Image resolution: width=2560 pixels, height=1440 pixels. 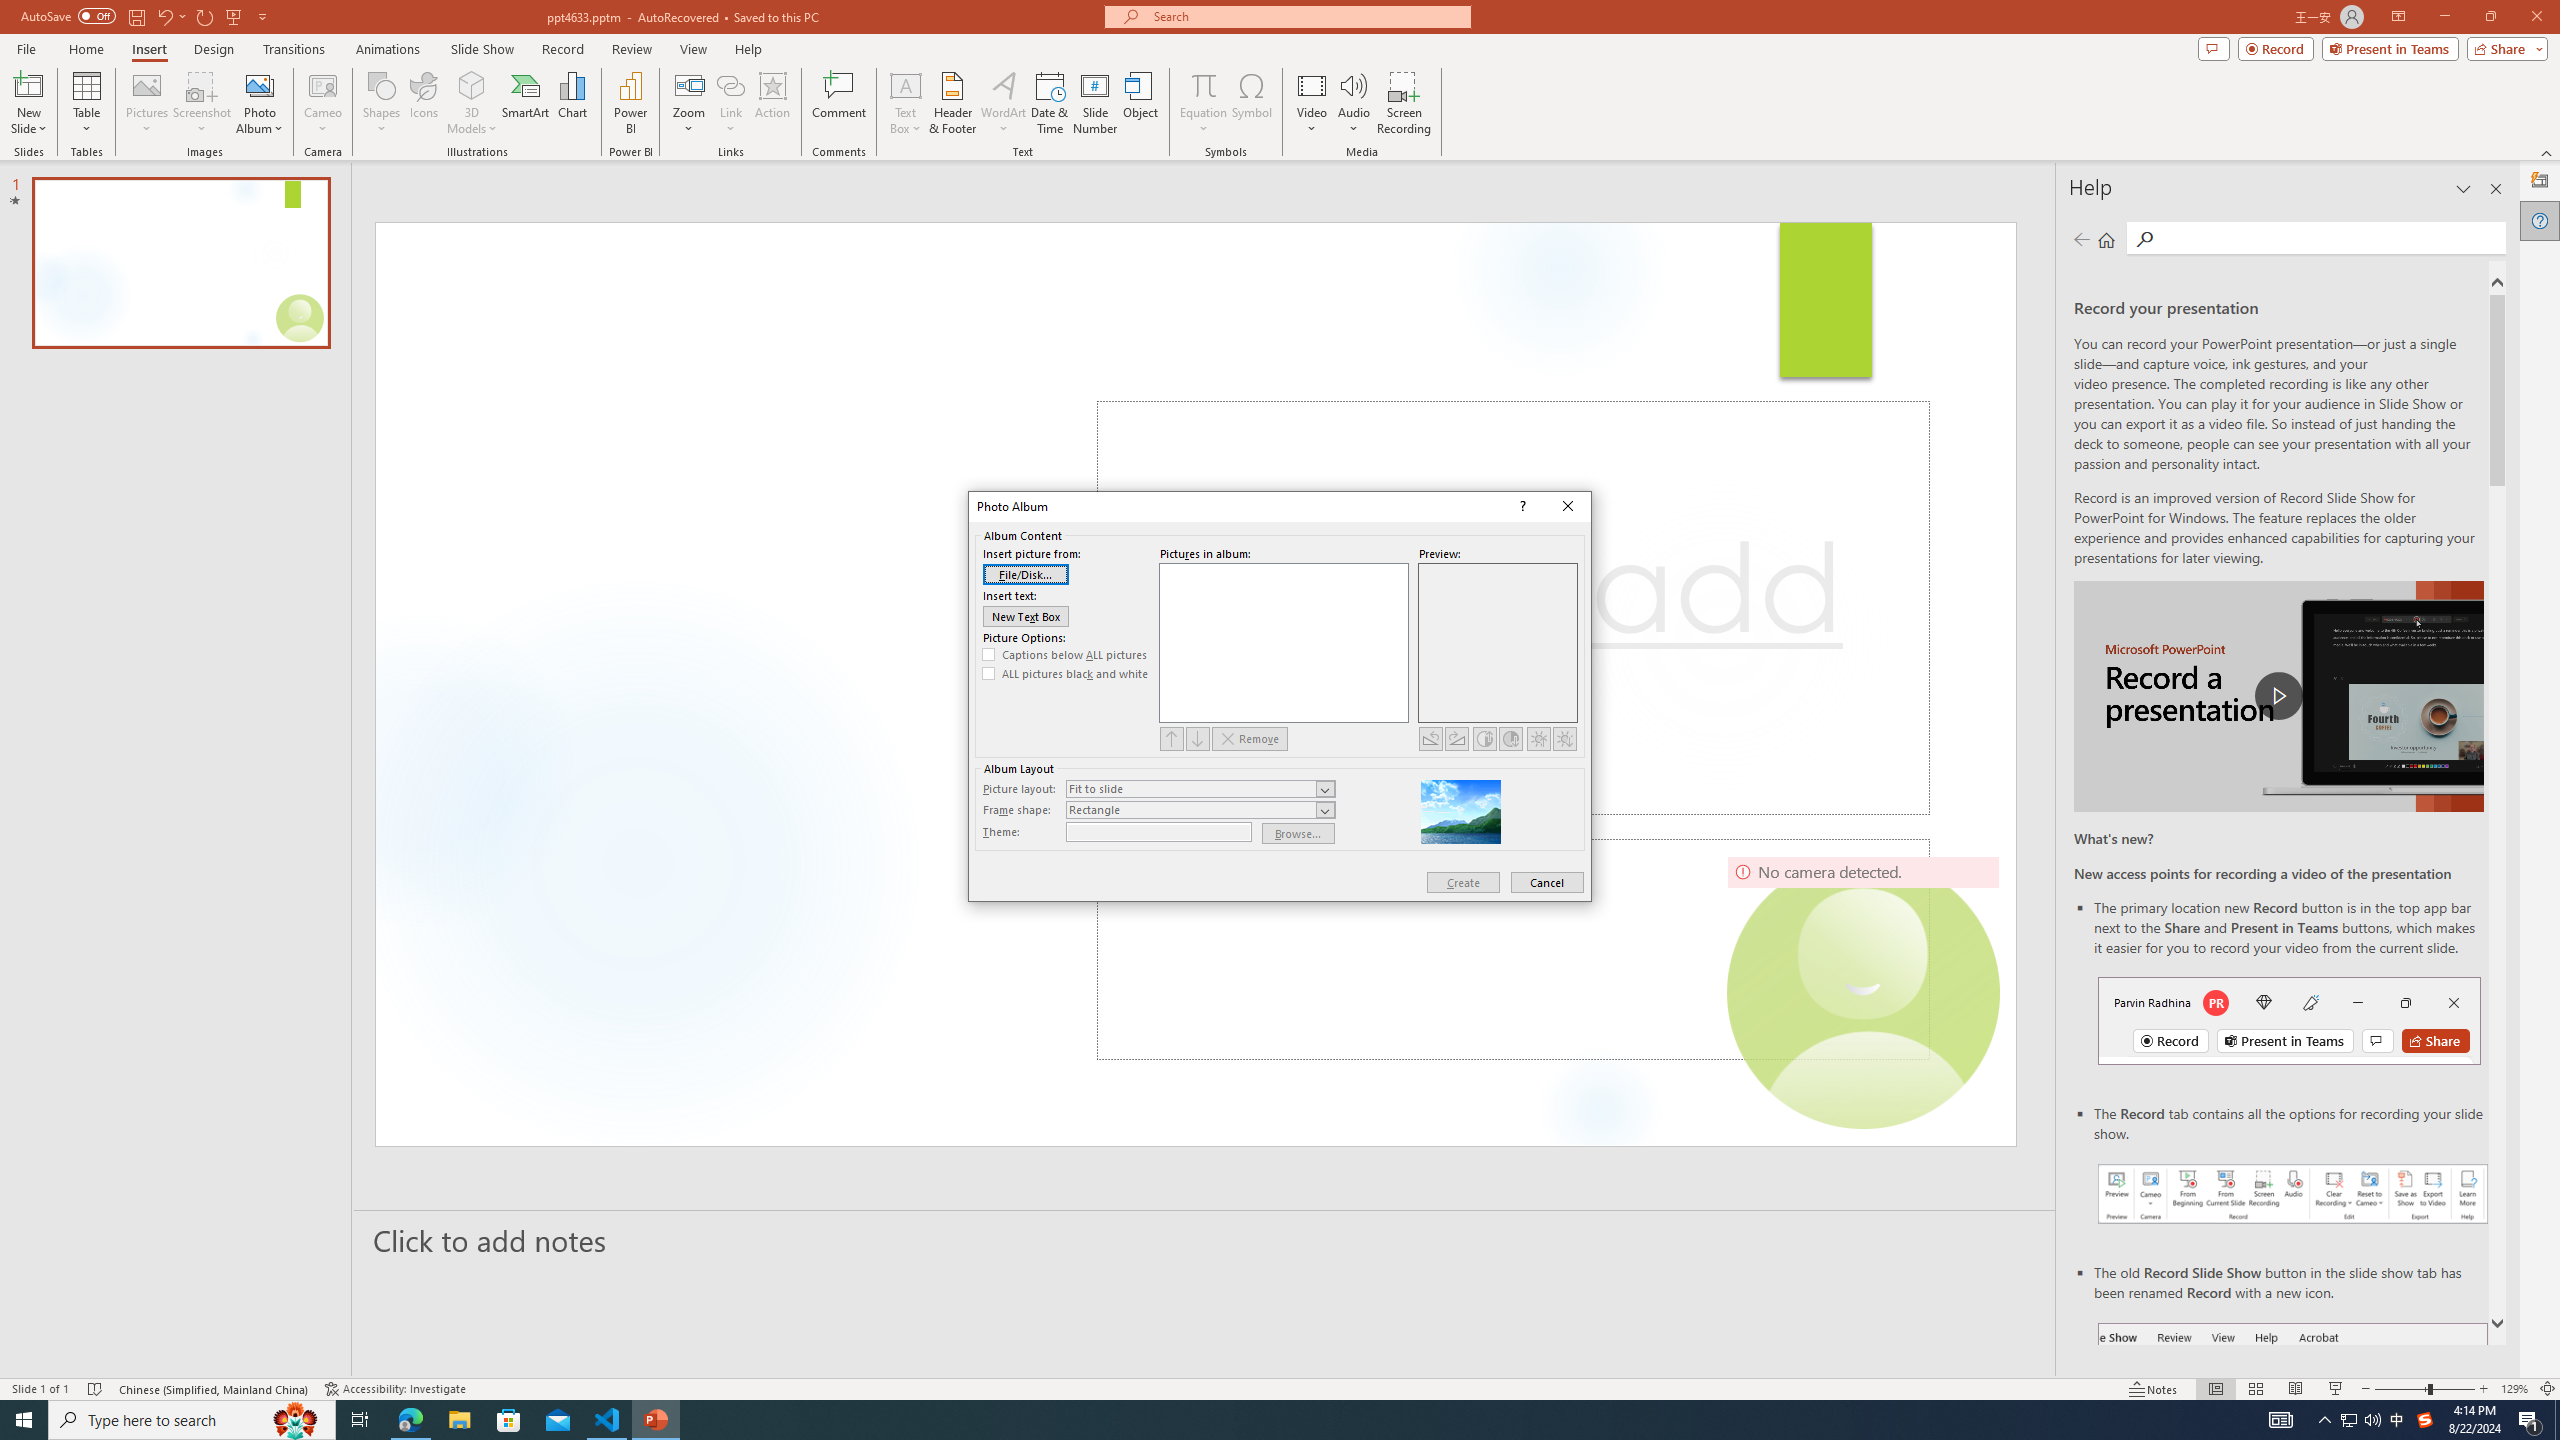 I want to click on 'AutomationID: 4105', so click(x=2279, y=1418).